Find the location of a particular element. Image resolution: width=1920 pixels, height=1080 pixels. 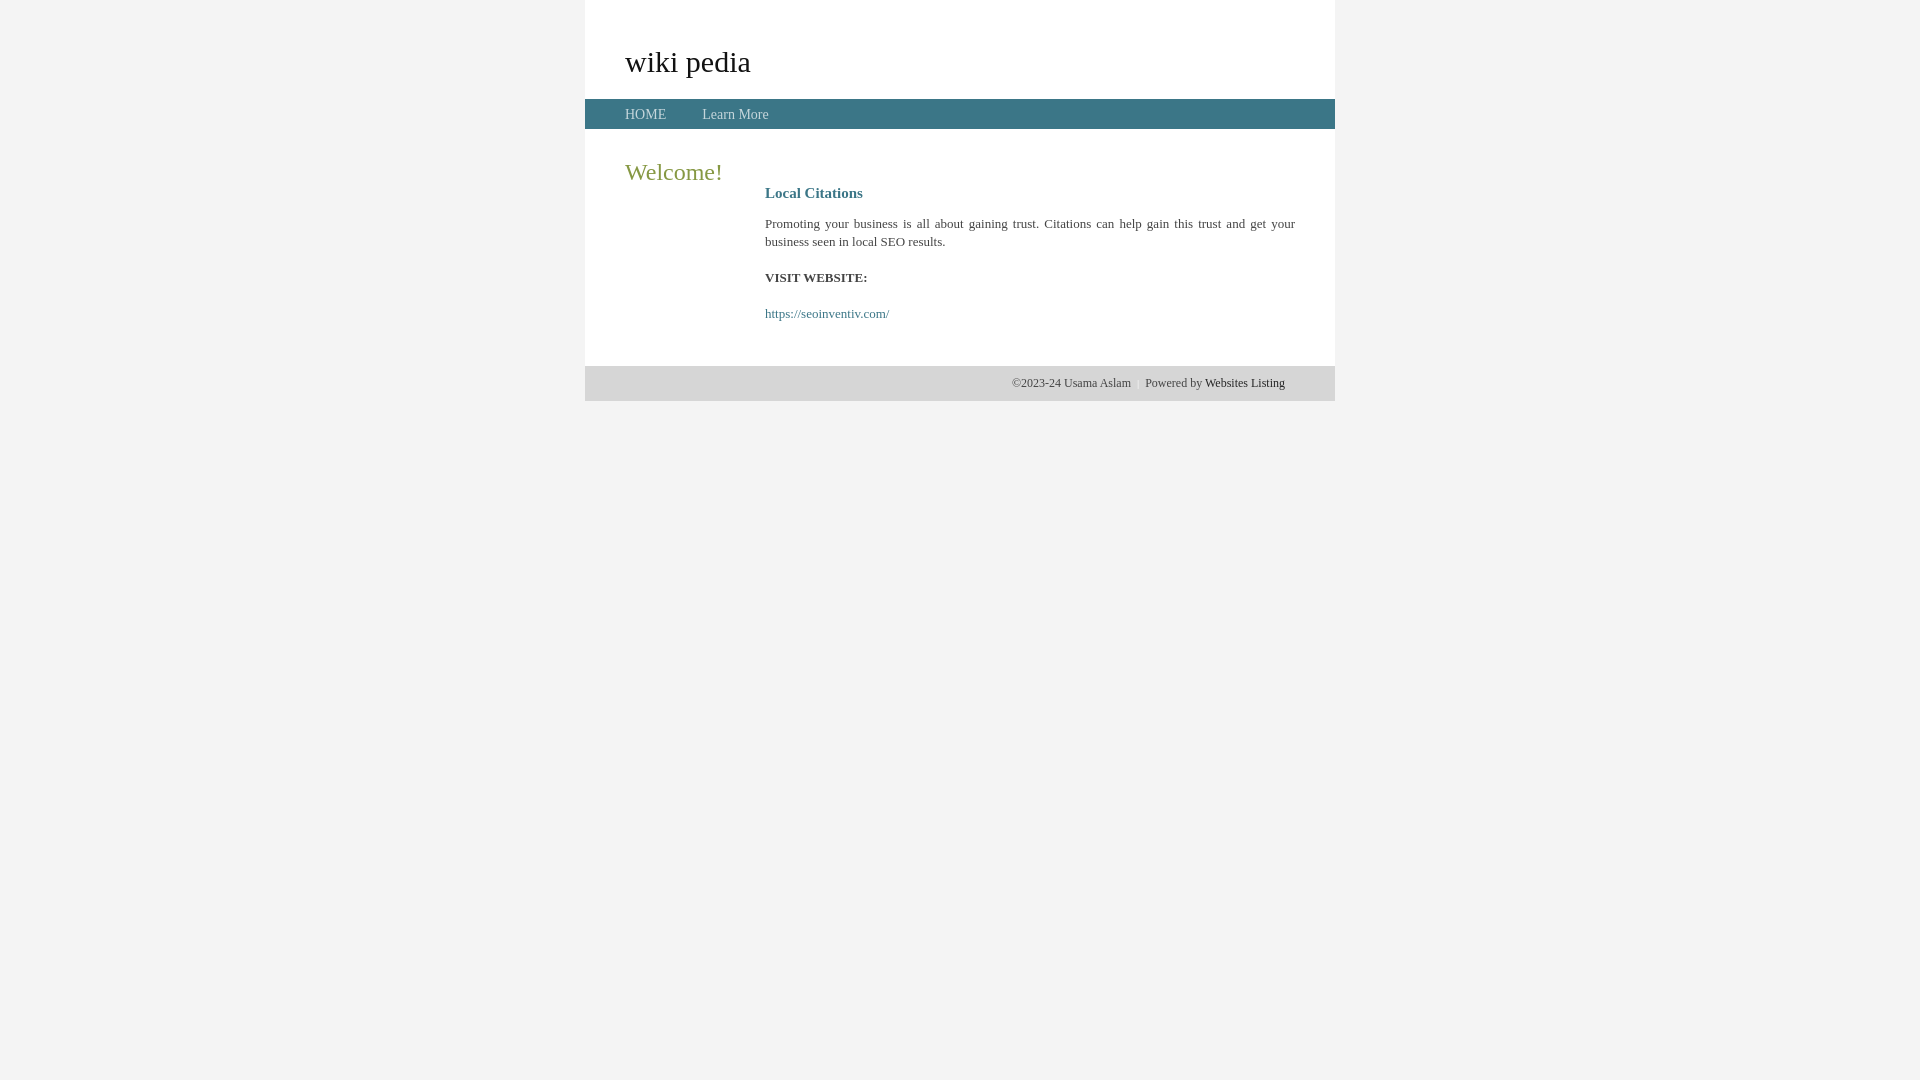

'wiki pedia' is located at coordinates (623, 60).